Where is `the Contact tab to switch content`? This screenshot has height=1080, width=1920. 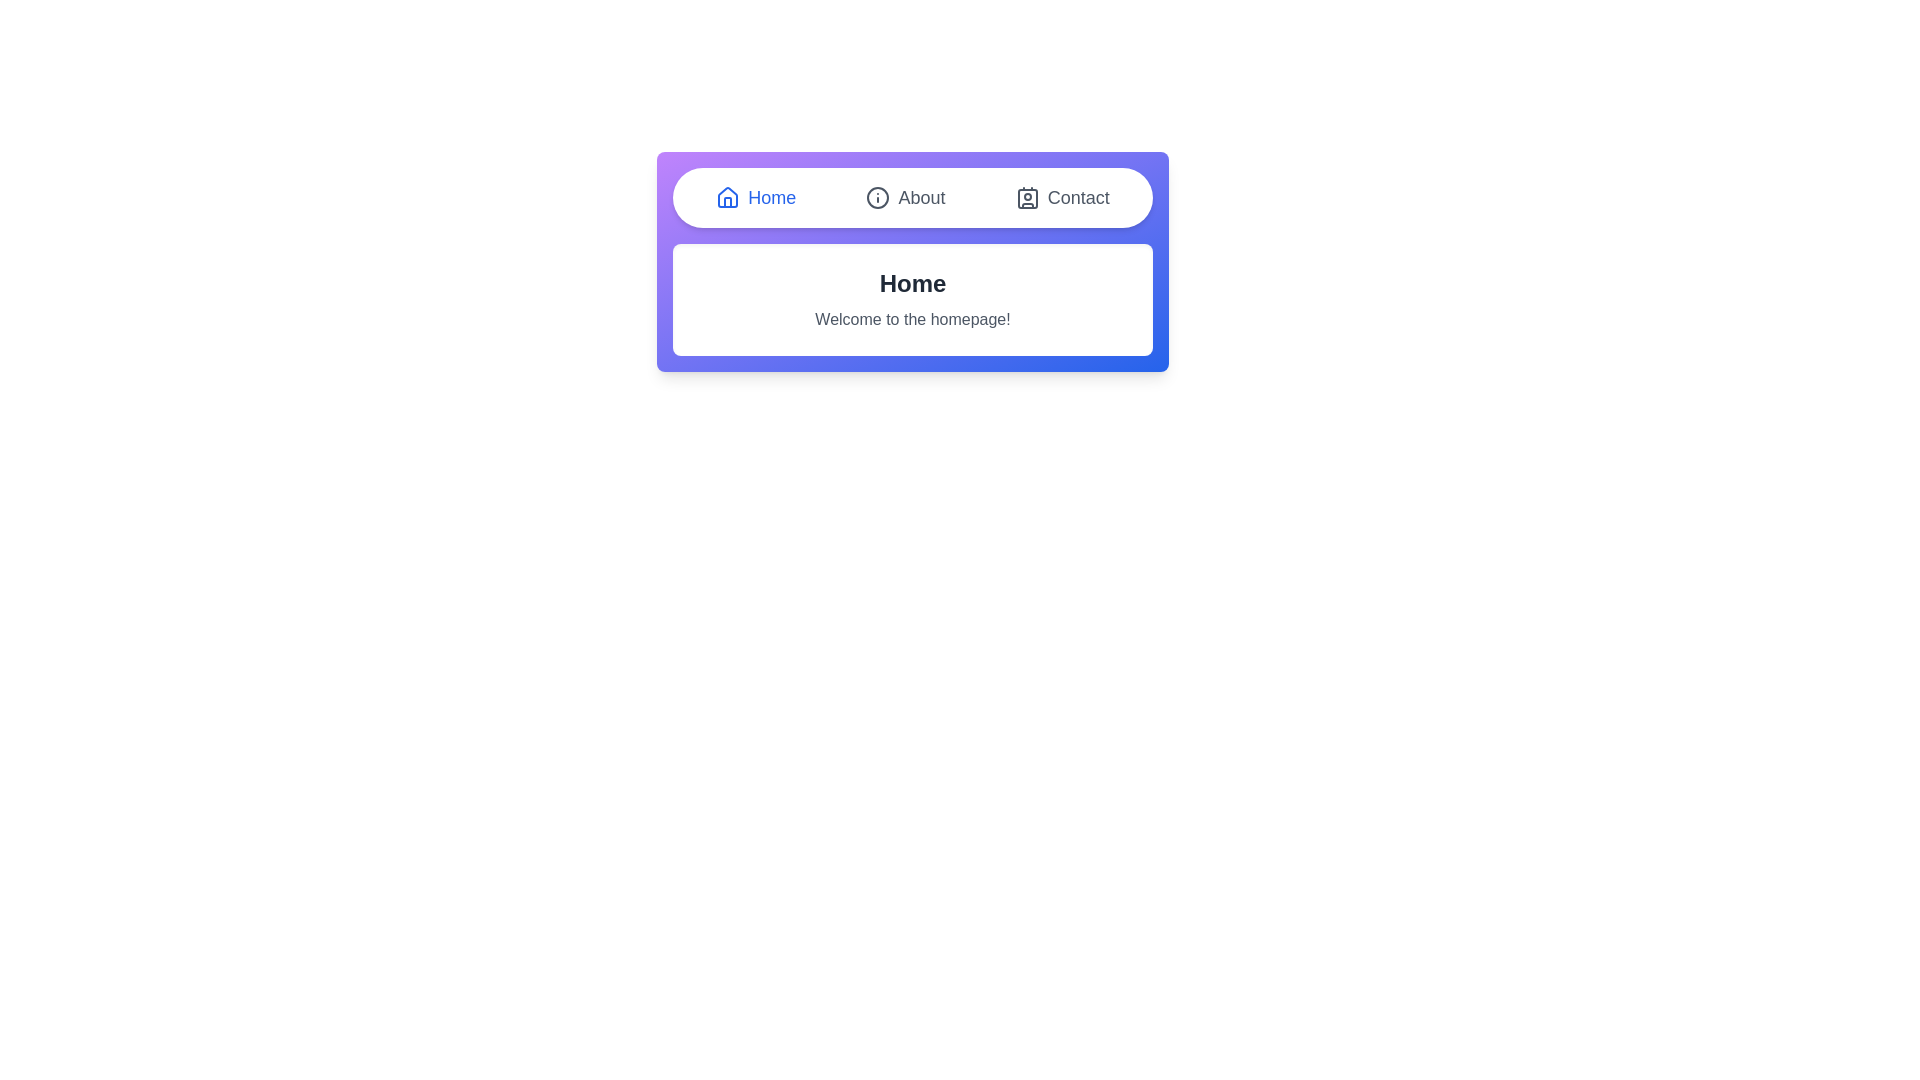 the Contact tab to switch content is located at coordinates (1061, 197).